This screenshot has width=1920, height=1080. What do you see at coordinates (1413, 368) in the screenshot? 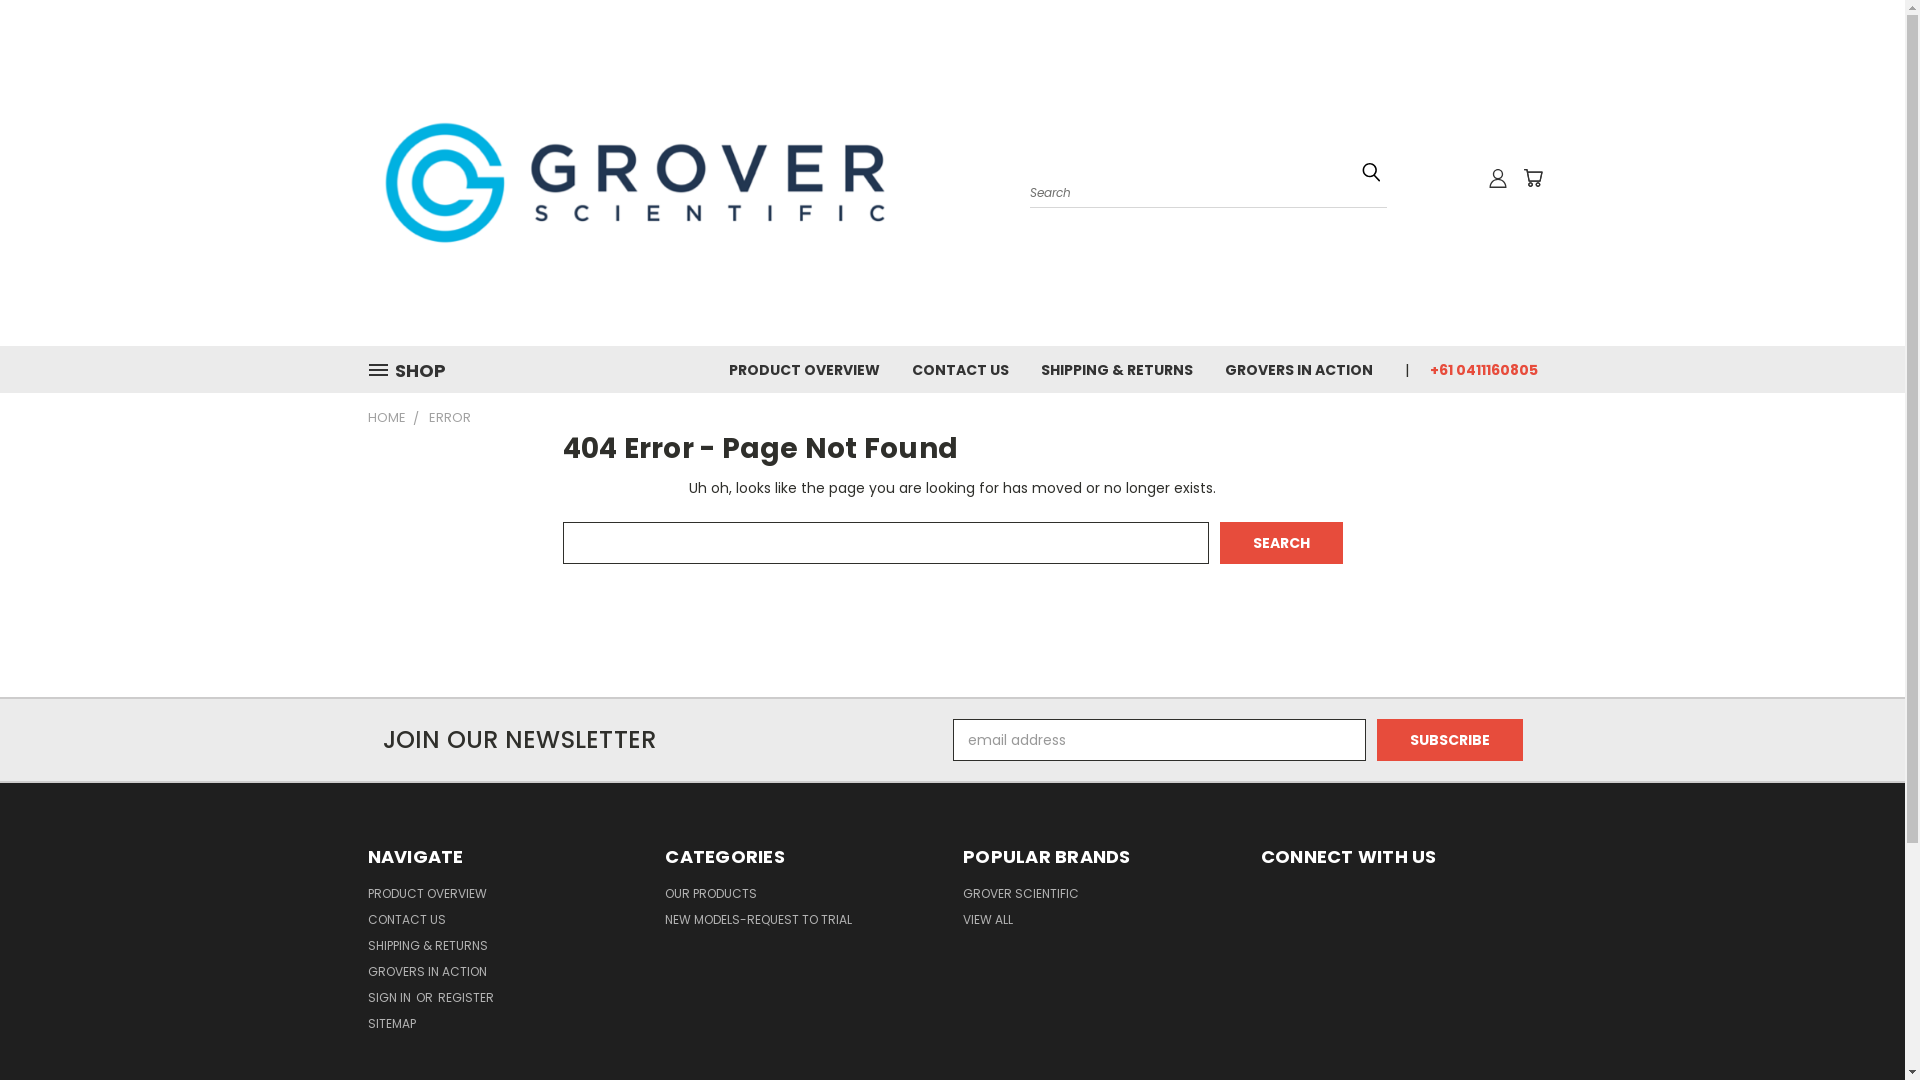
I see `'+61 0411160805'` at bounding box center [1413, 368].